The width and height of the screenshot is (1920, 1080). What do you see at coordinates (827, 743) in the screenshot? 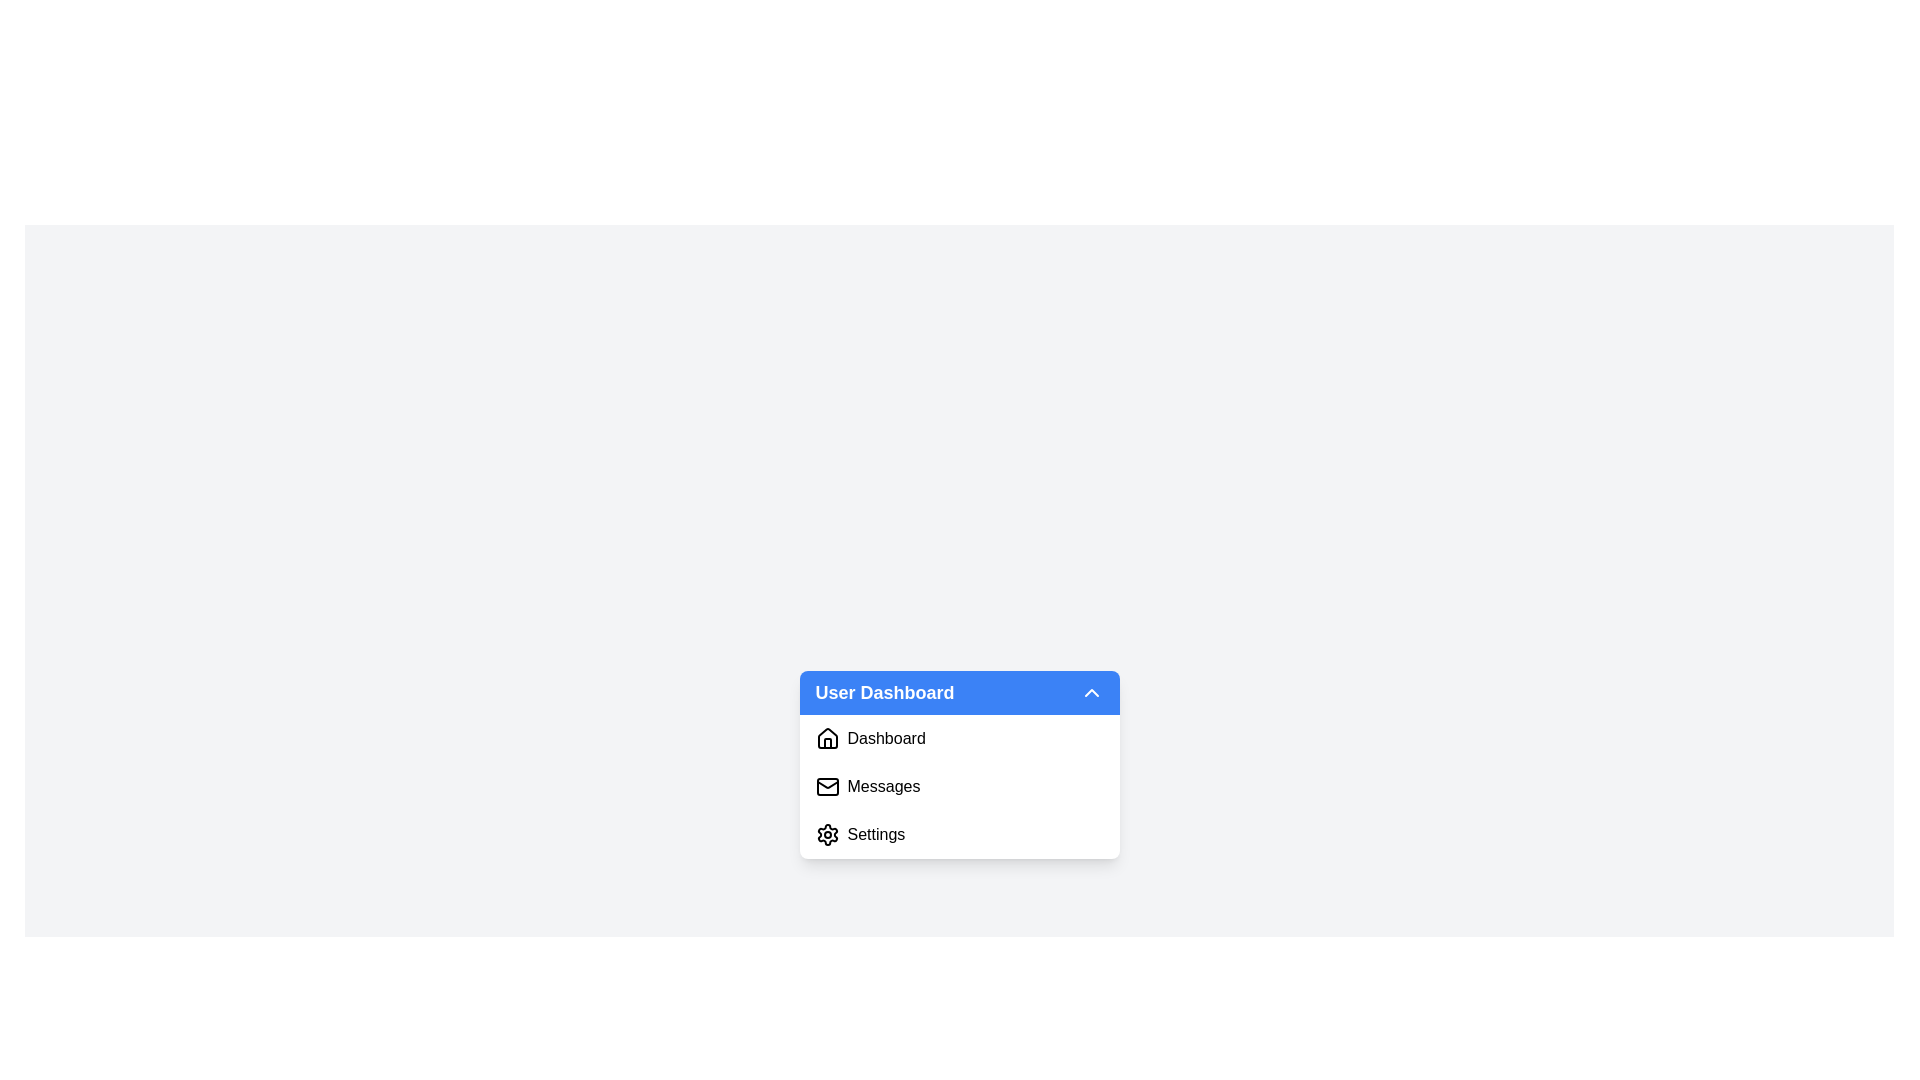
I see `the bottom portion of the house icon representing the 'Dashboard' option` at bounding box center [827, 743].